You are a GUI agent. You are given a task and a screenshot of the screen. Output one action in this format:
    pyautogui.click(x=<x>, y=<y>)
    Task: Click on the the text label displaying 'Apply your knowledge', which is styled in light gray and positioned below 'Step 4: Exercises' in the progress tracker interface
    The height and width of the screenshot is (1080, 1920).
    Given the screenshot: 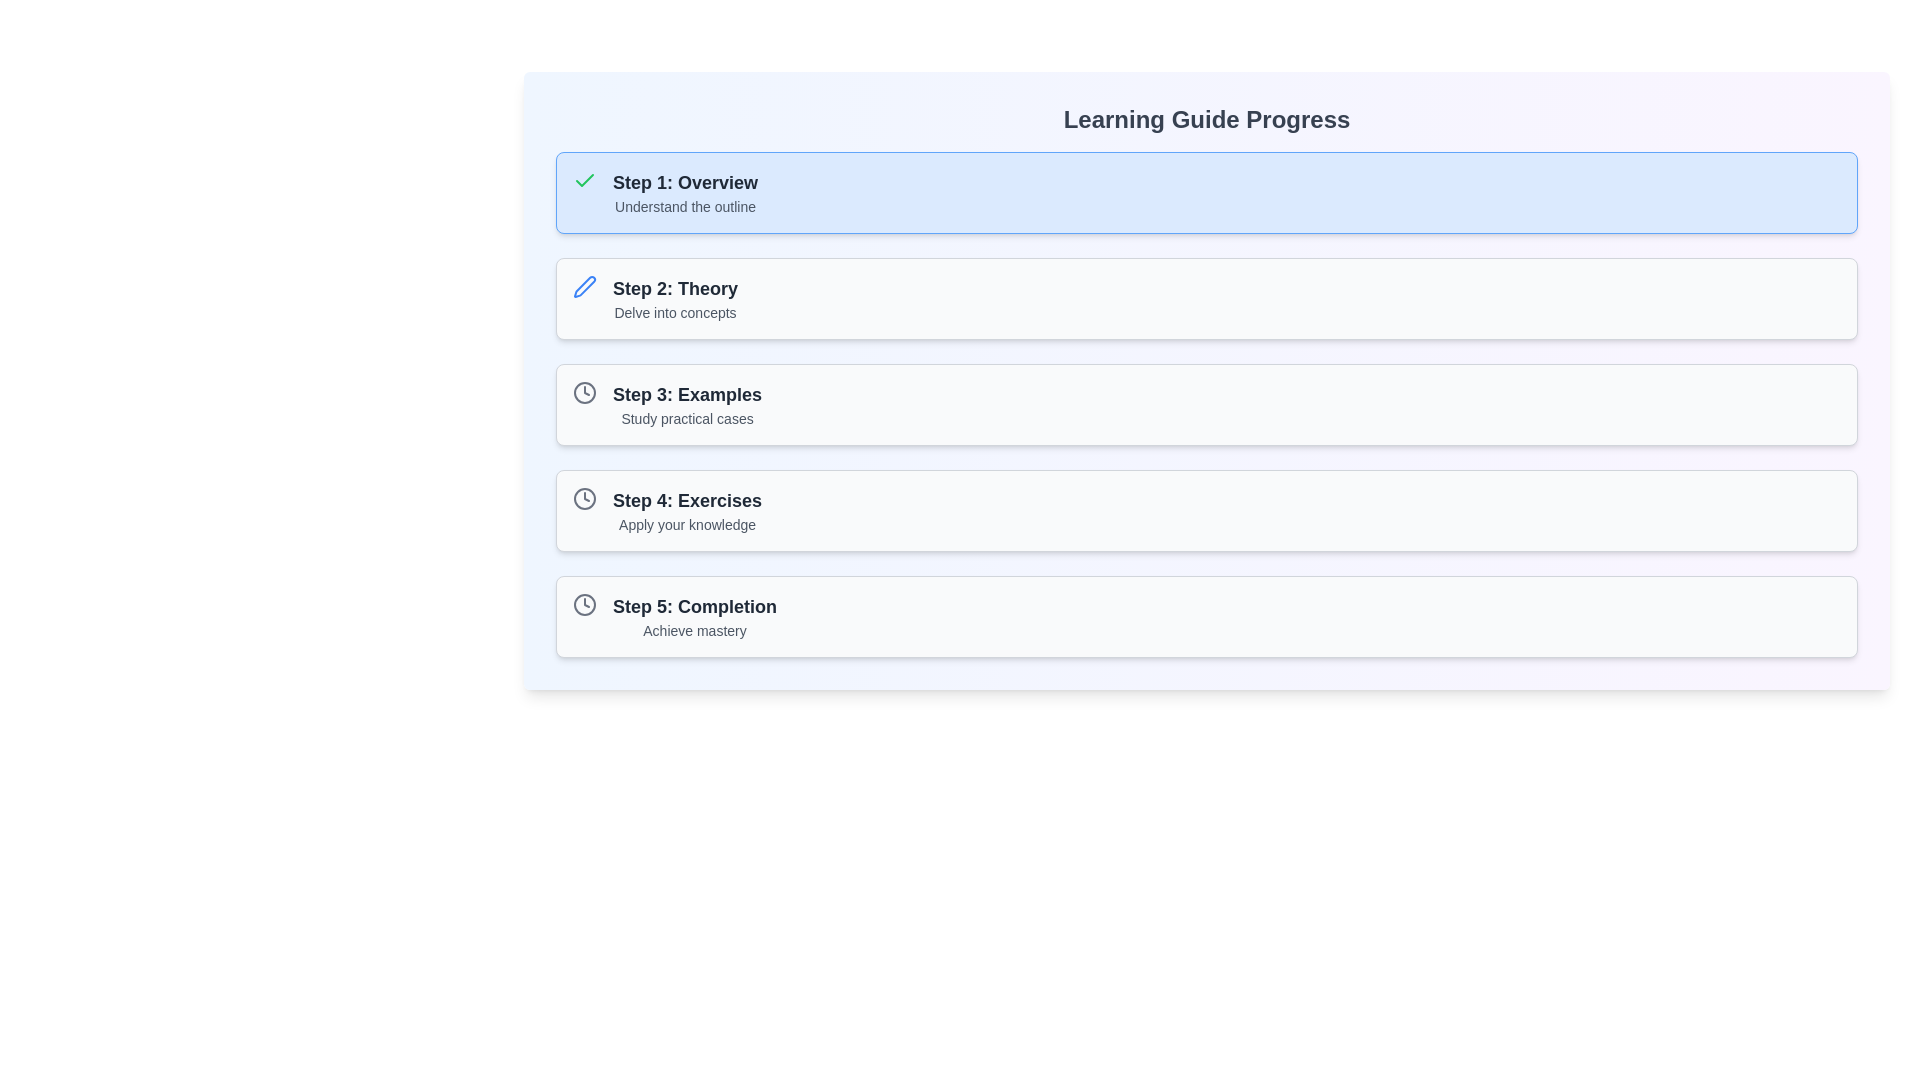 What is the action you would take?
    pyautogui.click(x=687, y=523)
    